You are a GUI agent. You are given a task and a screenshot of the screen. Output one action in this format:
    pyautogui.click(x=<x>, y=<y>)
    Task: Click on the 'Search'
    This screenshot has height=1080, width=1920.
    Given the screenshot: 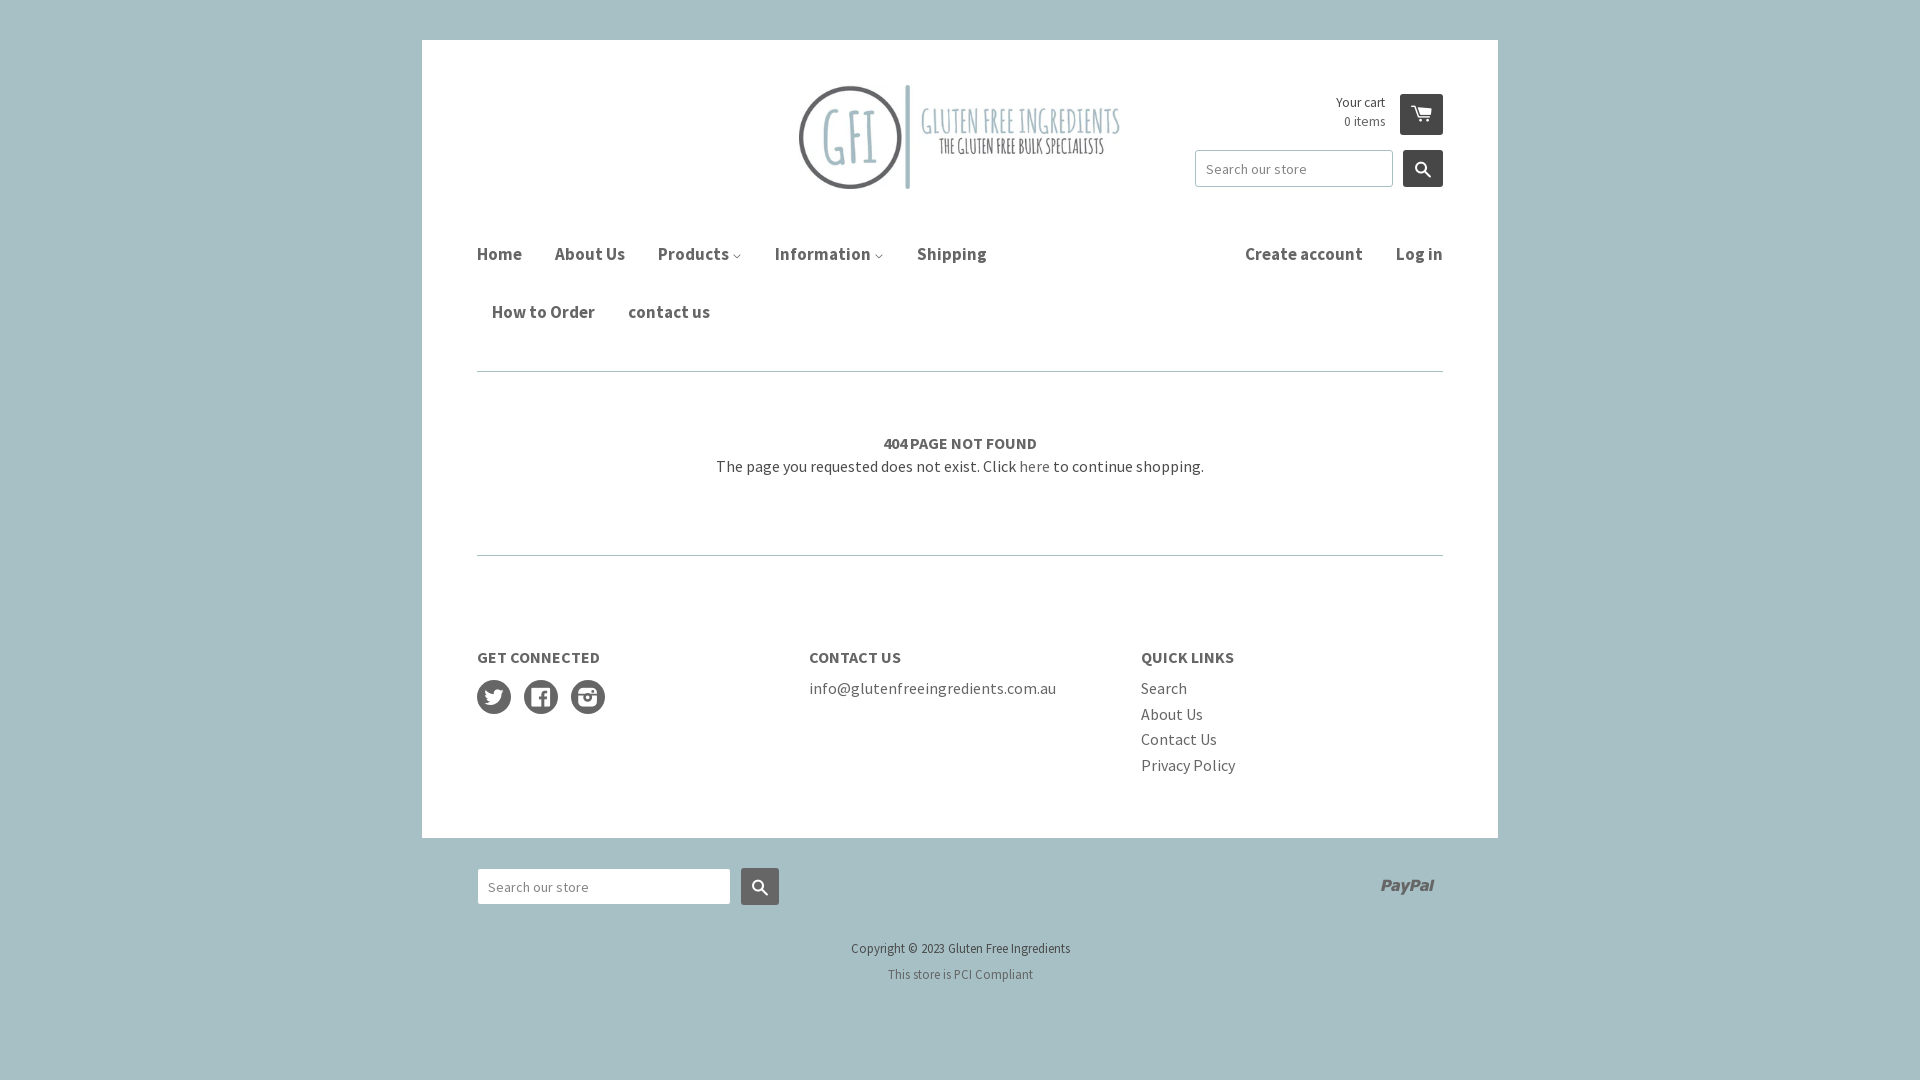 What is the action you would take?
    pyautogui.click(x=1421, y=167)
    